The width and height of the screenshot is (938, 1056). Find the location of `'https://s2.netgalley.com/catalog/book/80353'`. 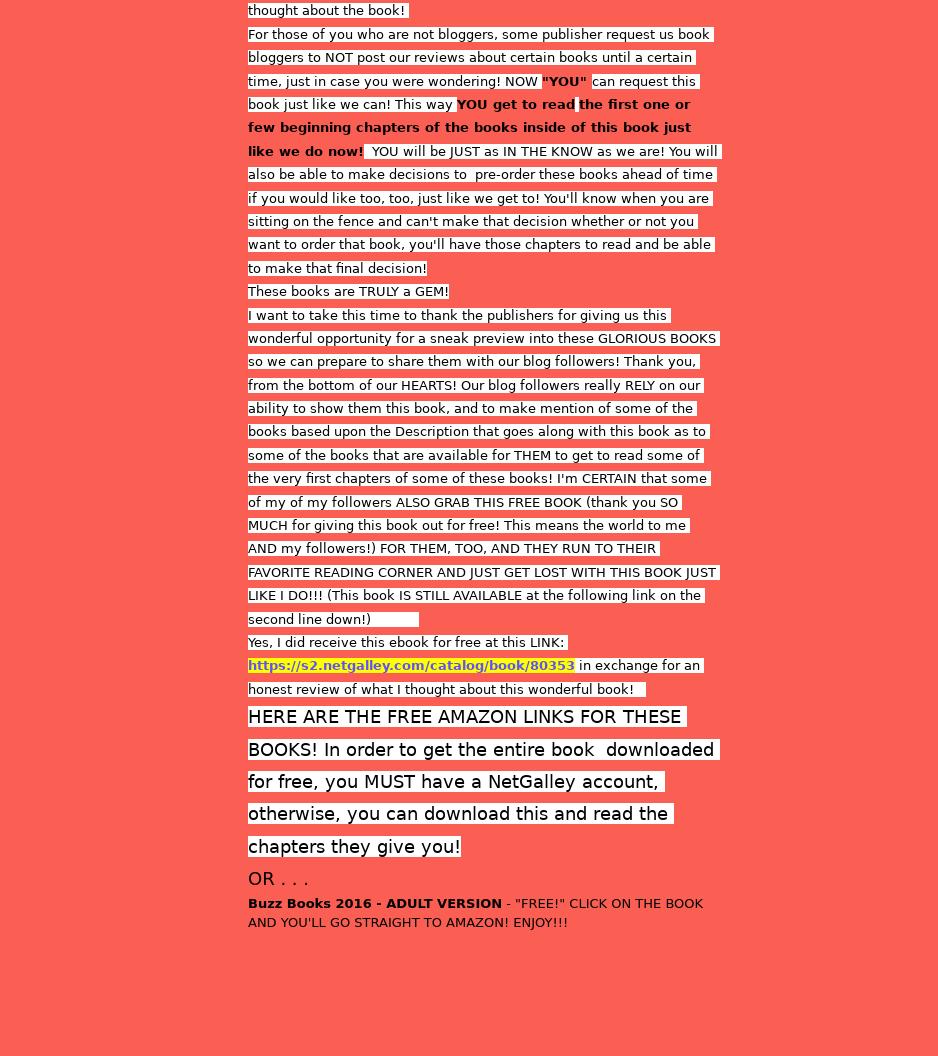

'https://s2.netgalley.com/catalog/book/80353' is located at coordinates (411, 665).